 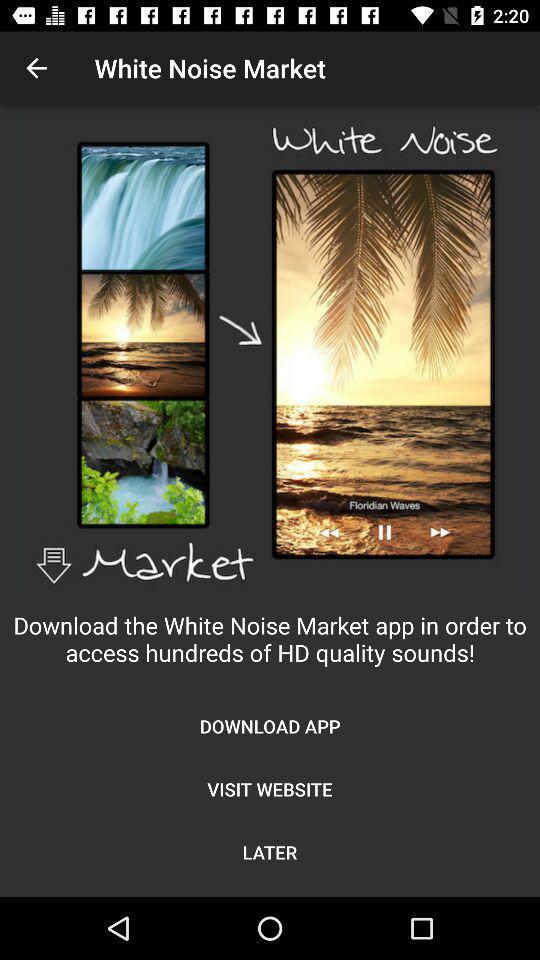 I want to click on the later, so click(x=270, y=851).